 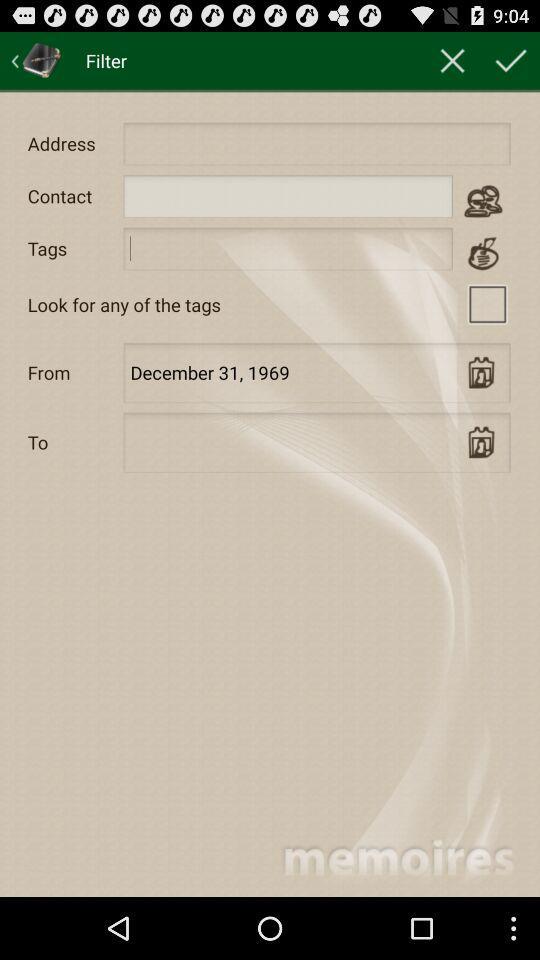 What do you see at coordinates (452, 64) in the screenshot?
I see `the close icon` at bounding box center [452, 64].